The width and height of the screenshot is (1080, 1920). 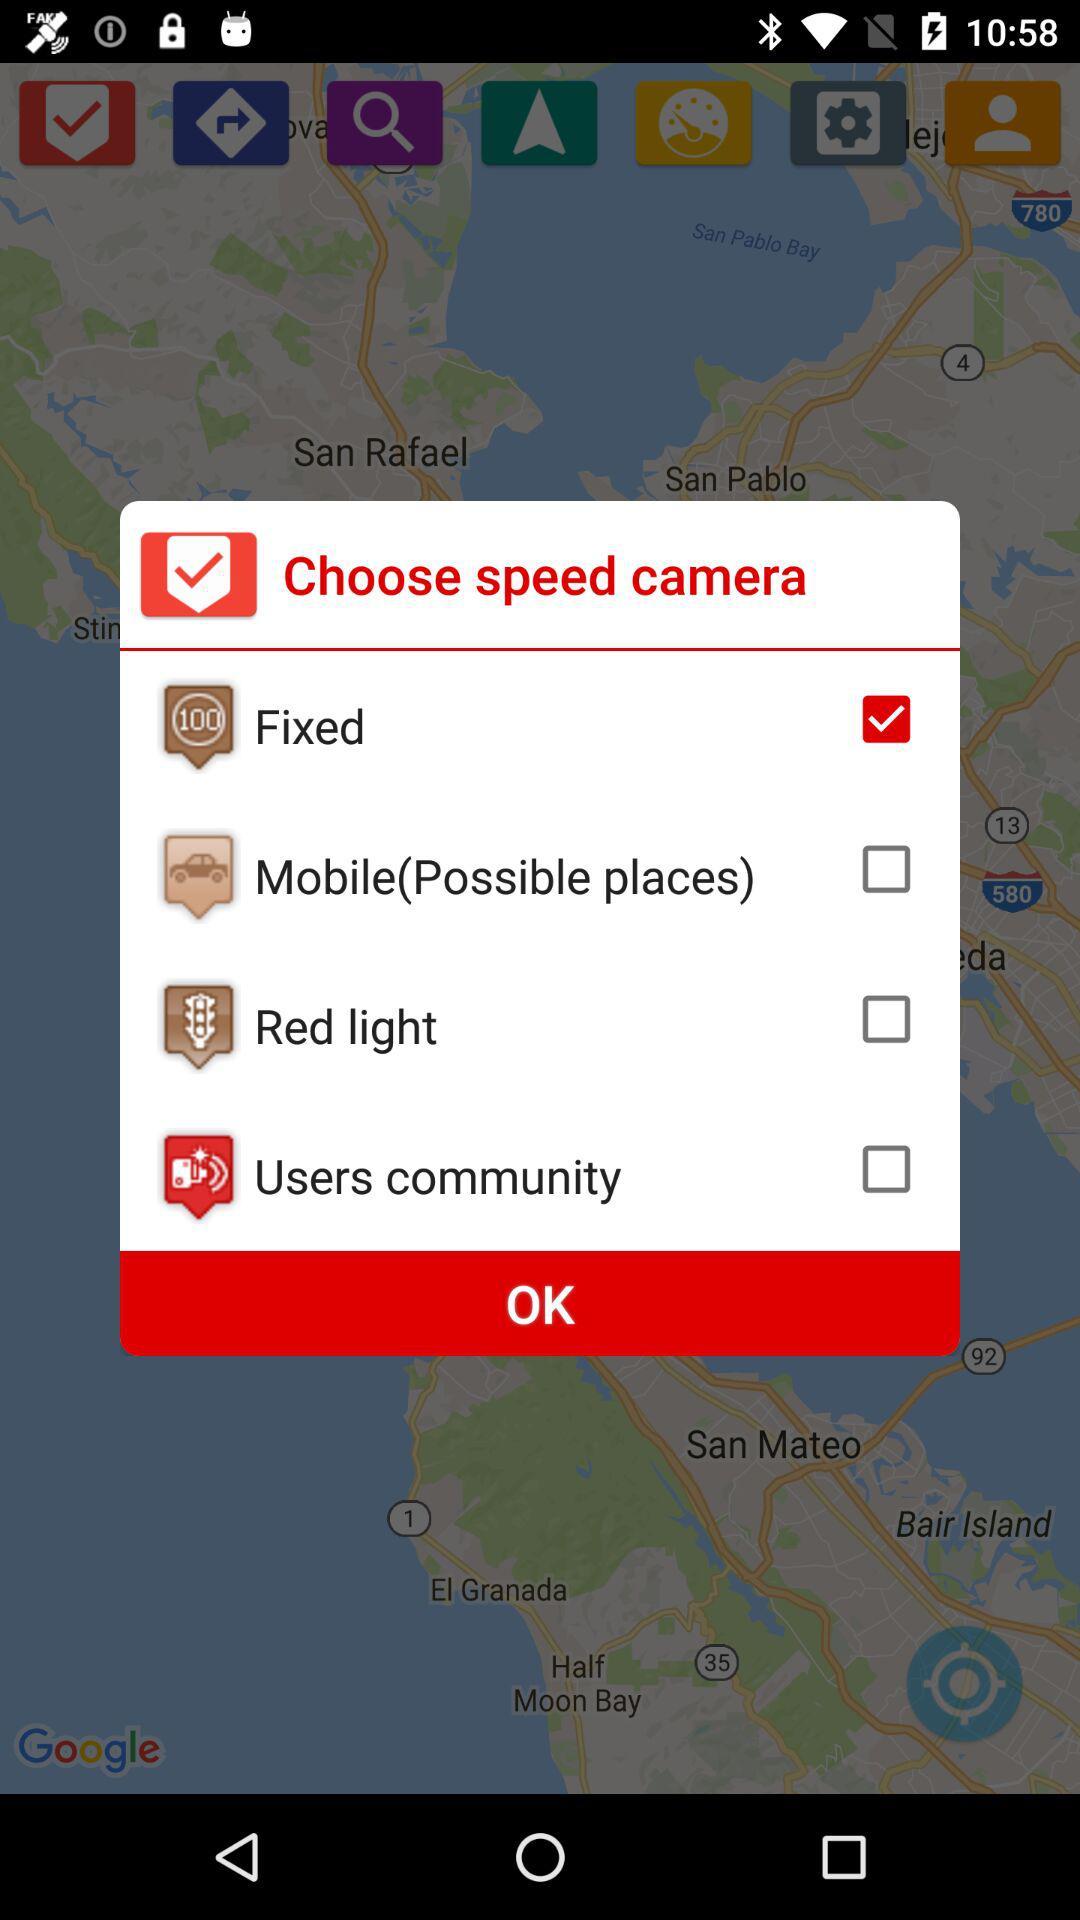 What do you see at coordinates (198, 724) in the screenshot?
I see `click fixed option` at bounding box center [198, 724].